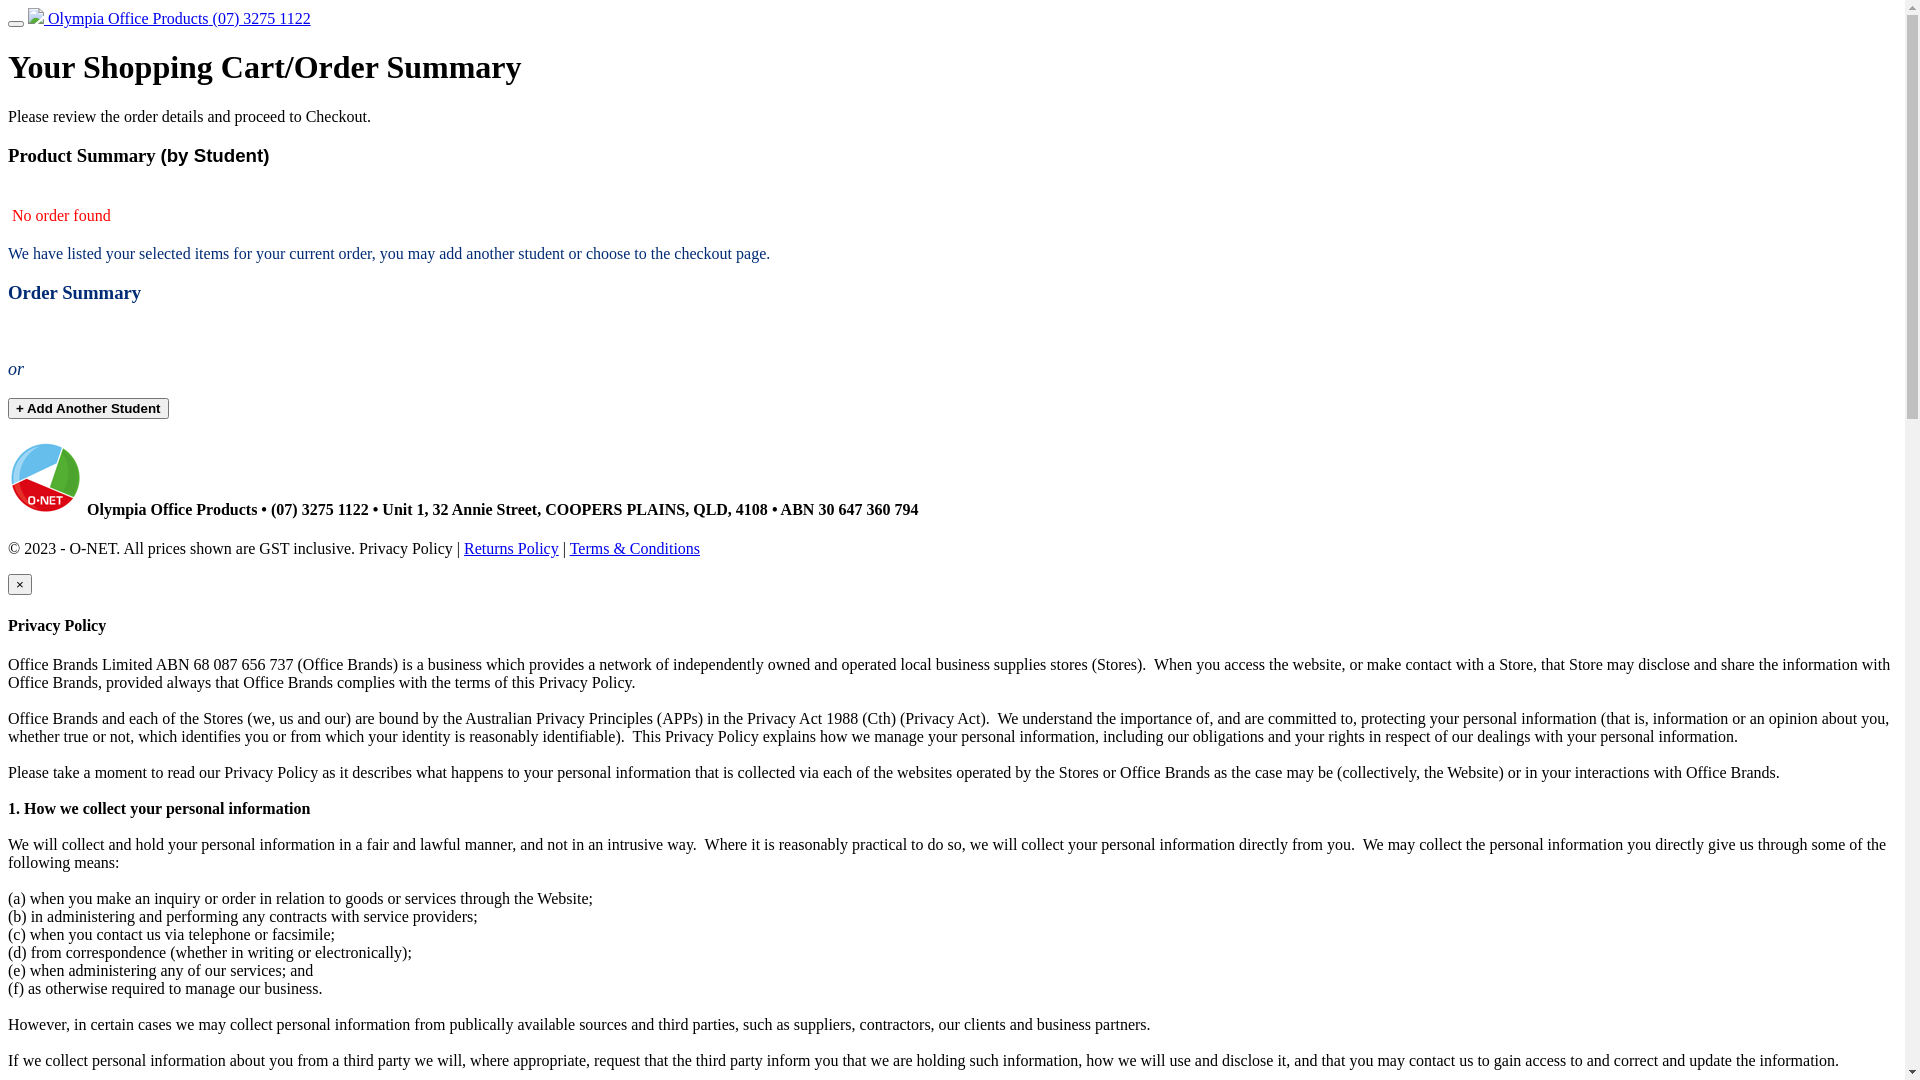 This screenshot has height=1080, width=1920. I want to click on '+ Add Another Student', so click(87, 407).